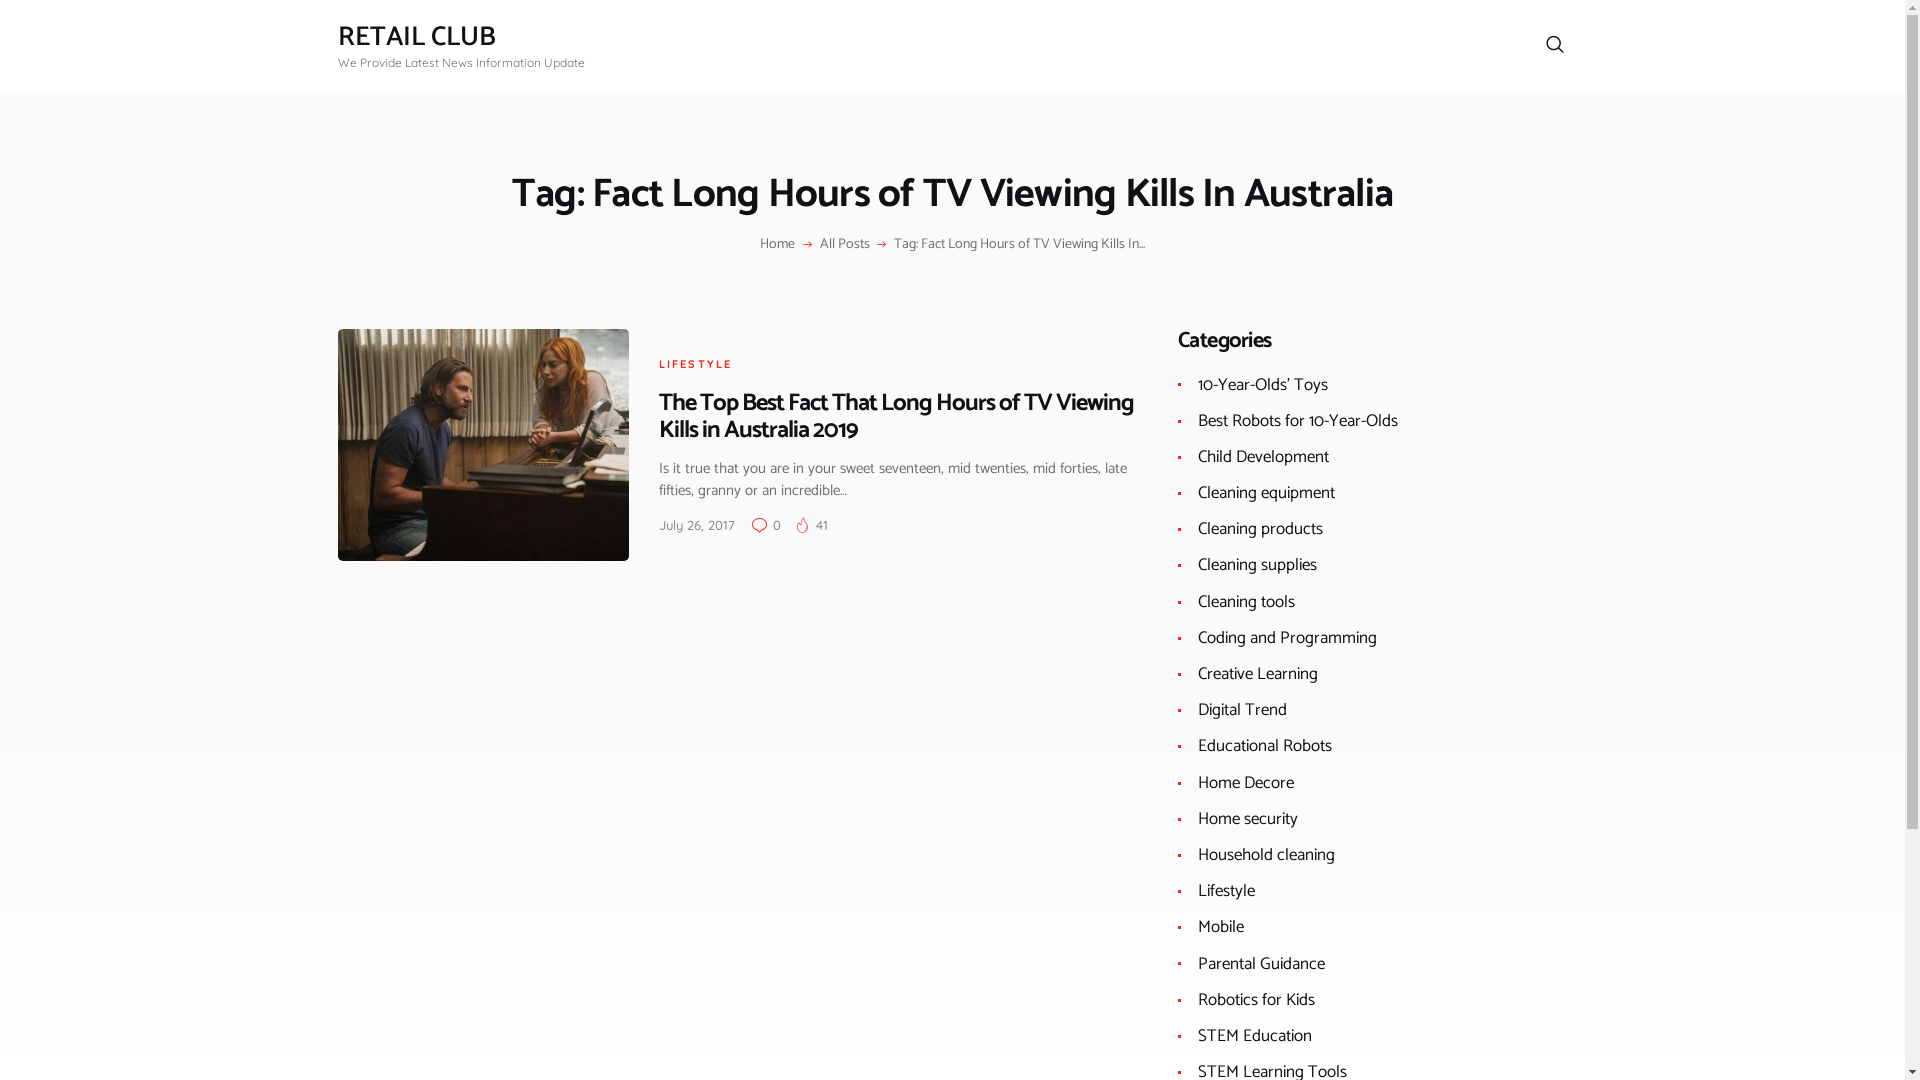 The width and height of the screenshot is (1920, 1080). Describe the element at coordinates (1287, 637) in the screenshot. I see `'Coding and Programming'` at that location.